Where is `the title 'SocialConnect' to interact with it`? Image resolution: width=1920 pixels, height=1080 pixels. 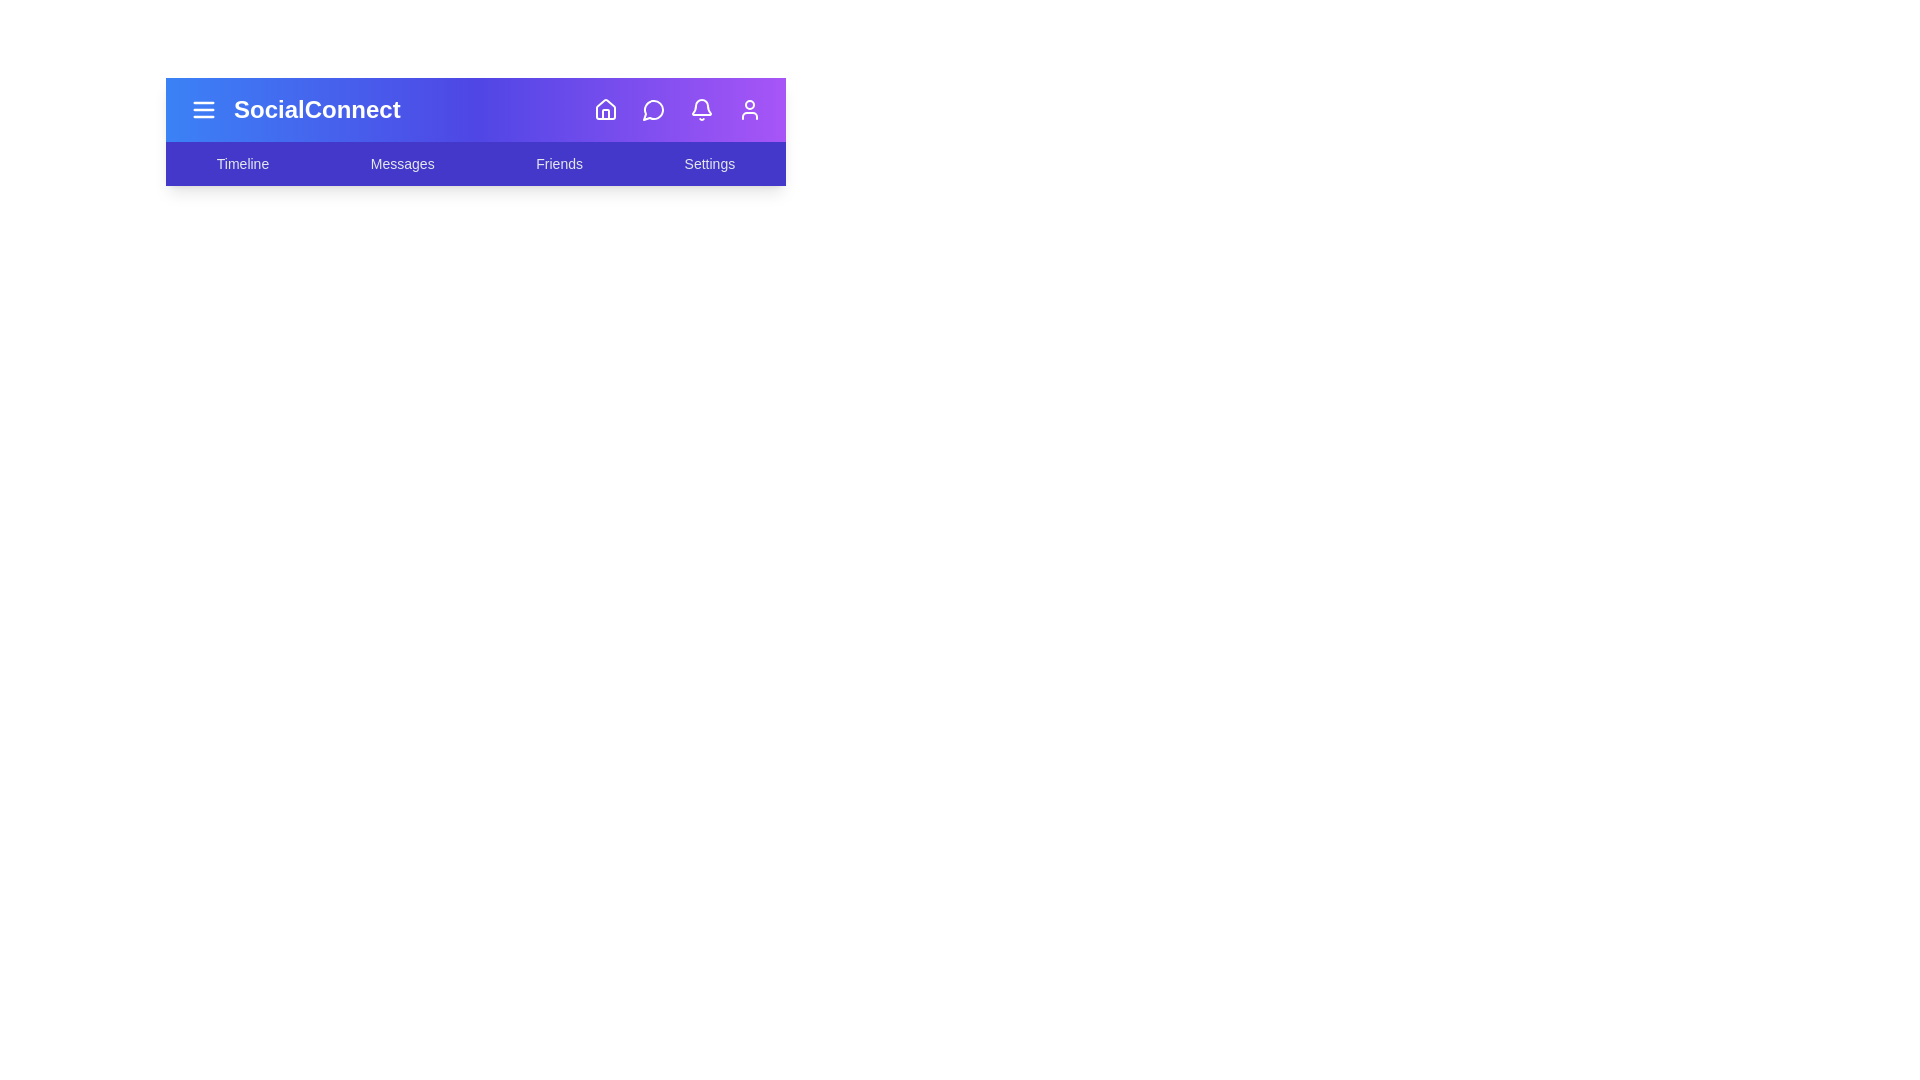
the title 'SocialConnect' to interact with it is located at coordinates (315, 110).